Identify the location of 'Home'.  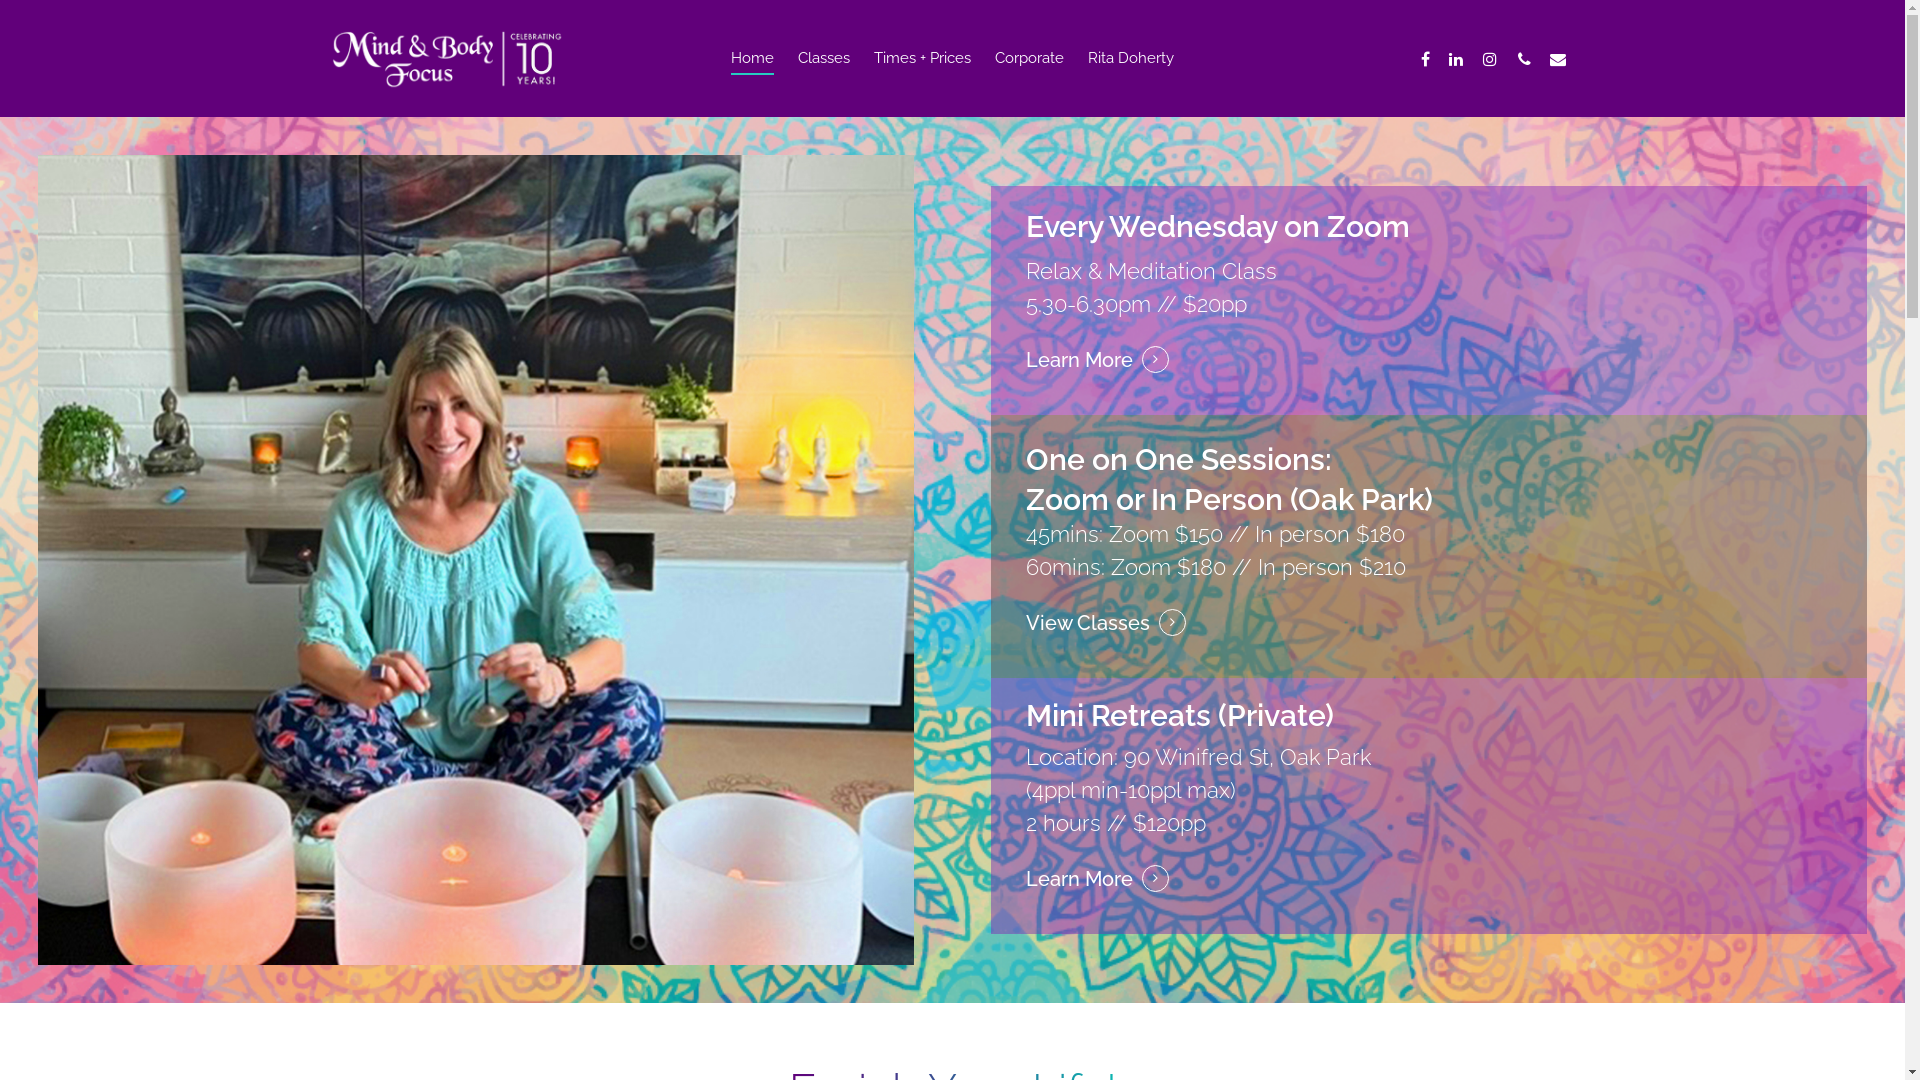
(751, 72).